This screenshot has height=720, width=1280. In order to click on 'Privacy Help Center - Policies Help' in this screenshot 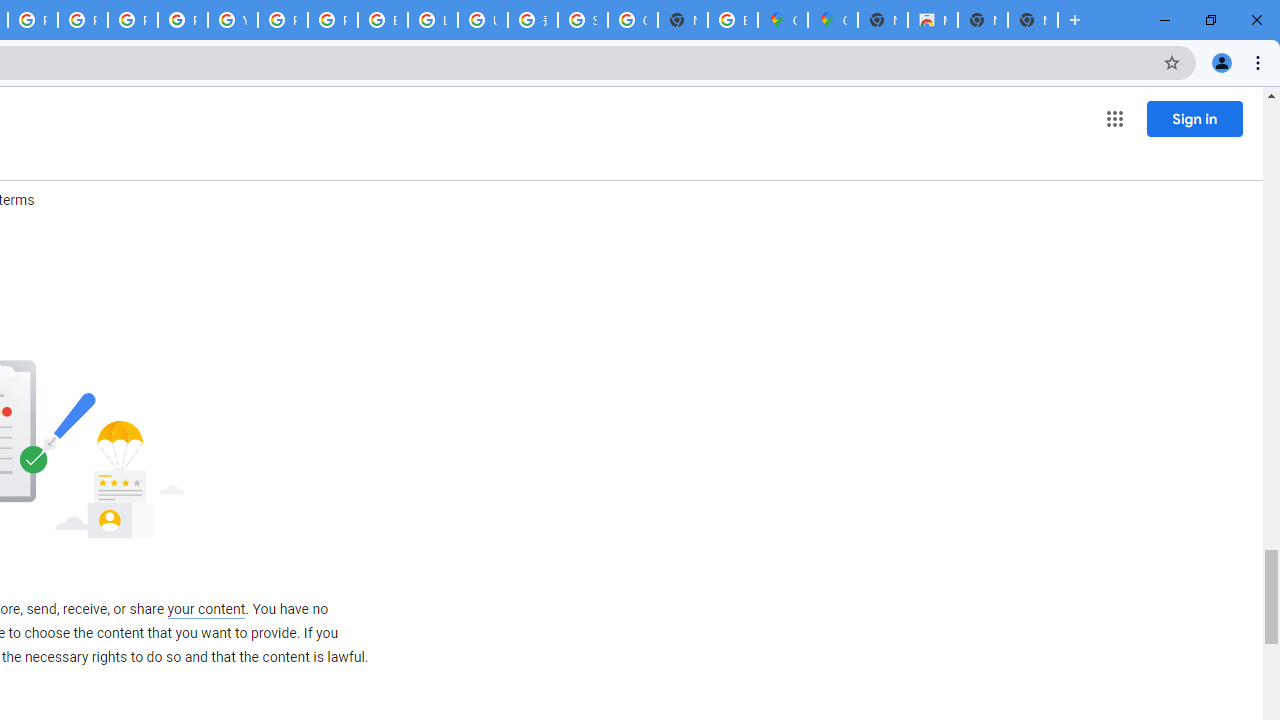, I will do `click(81, 20)`.